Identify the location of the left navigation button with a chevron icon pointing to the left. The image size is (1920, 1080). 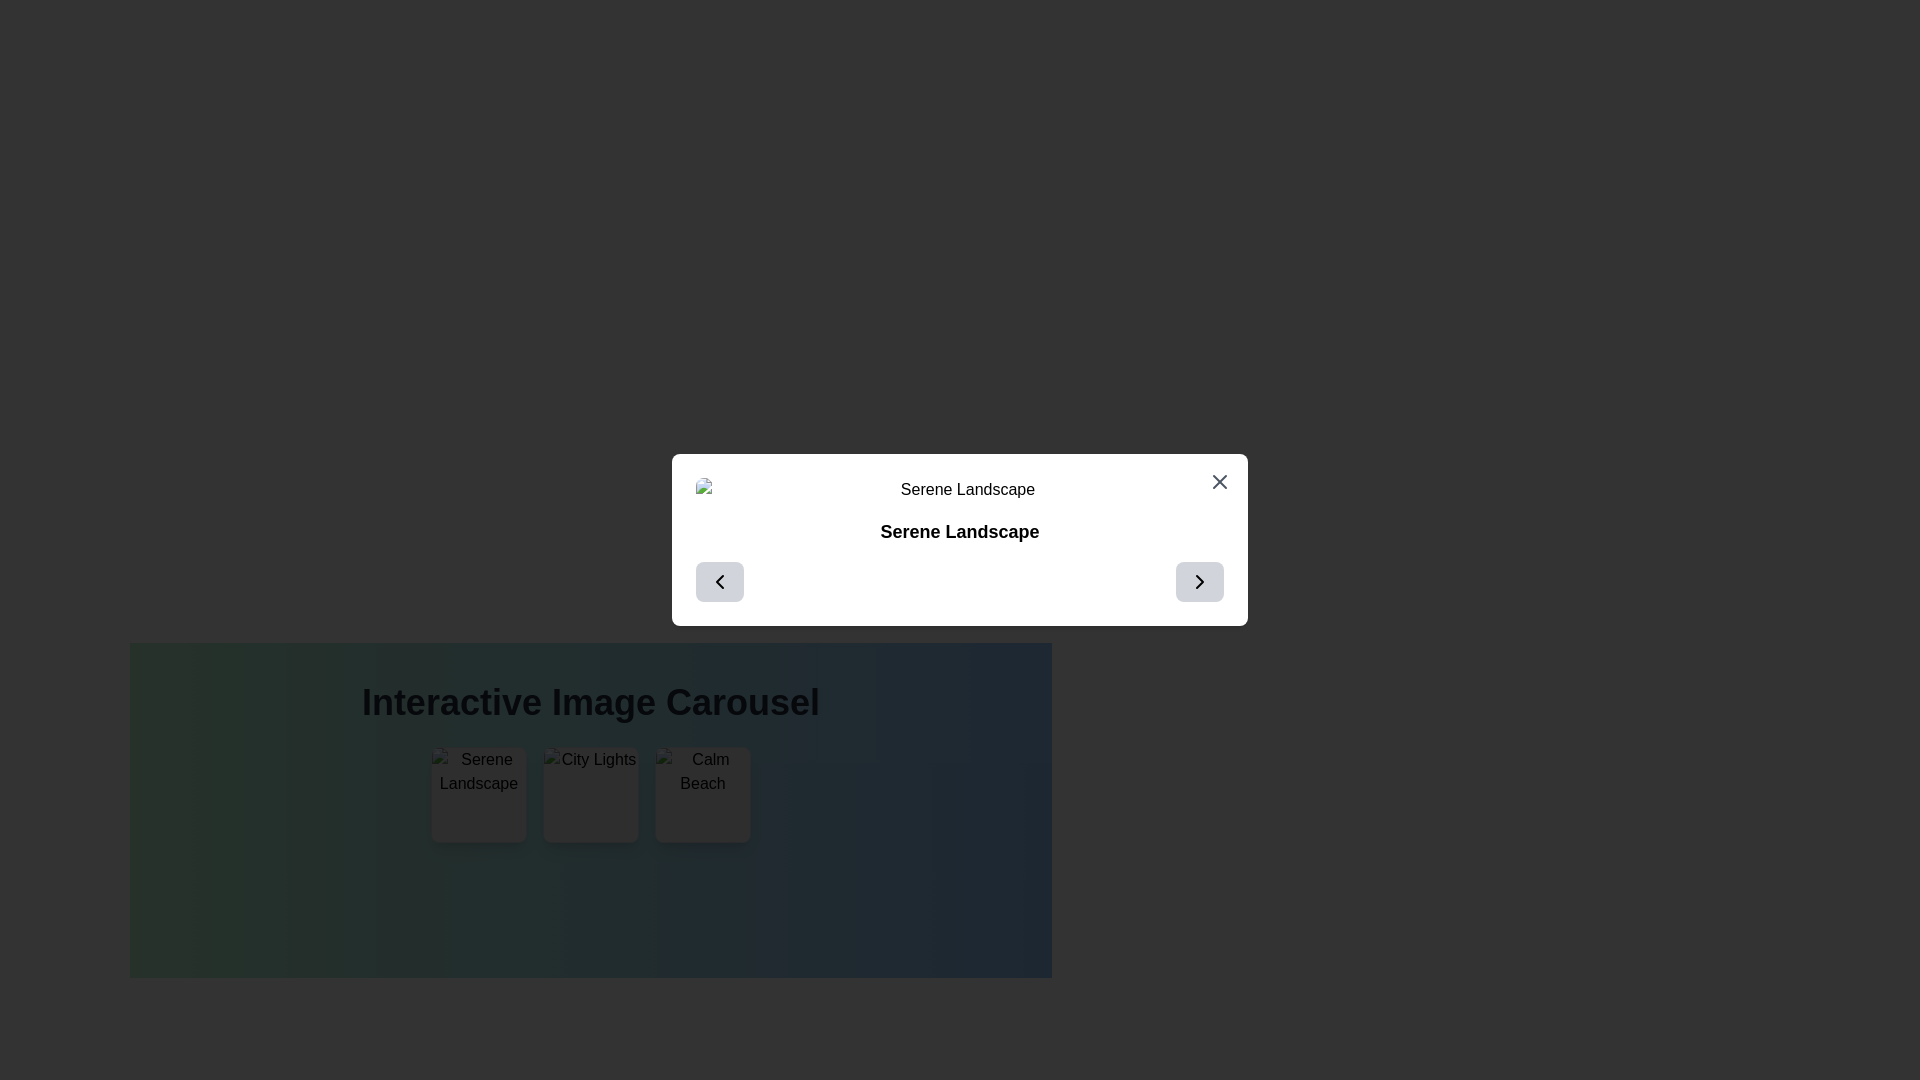
(720, 582).